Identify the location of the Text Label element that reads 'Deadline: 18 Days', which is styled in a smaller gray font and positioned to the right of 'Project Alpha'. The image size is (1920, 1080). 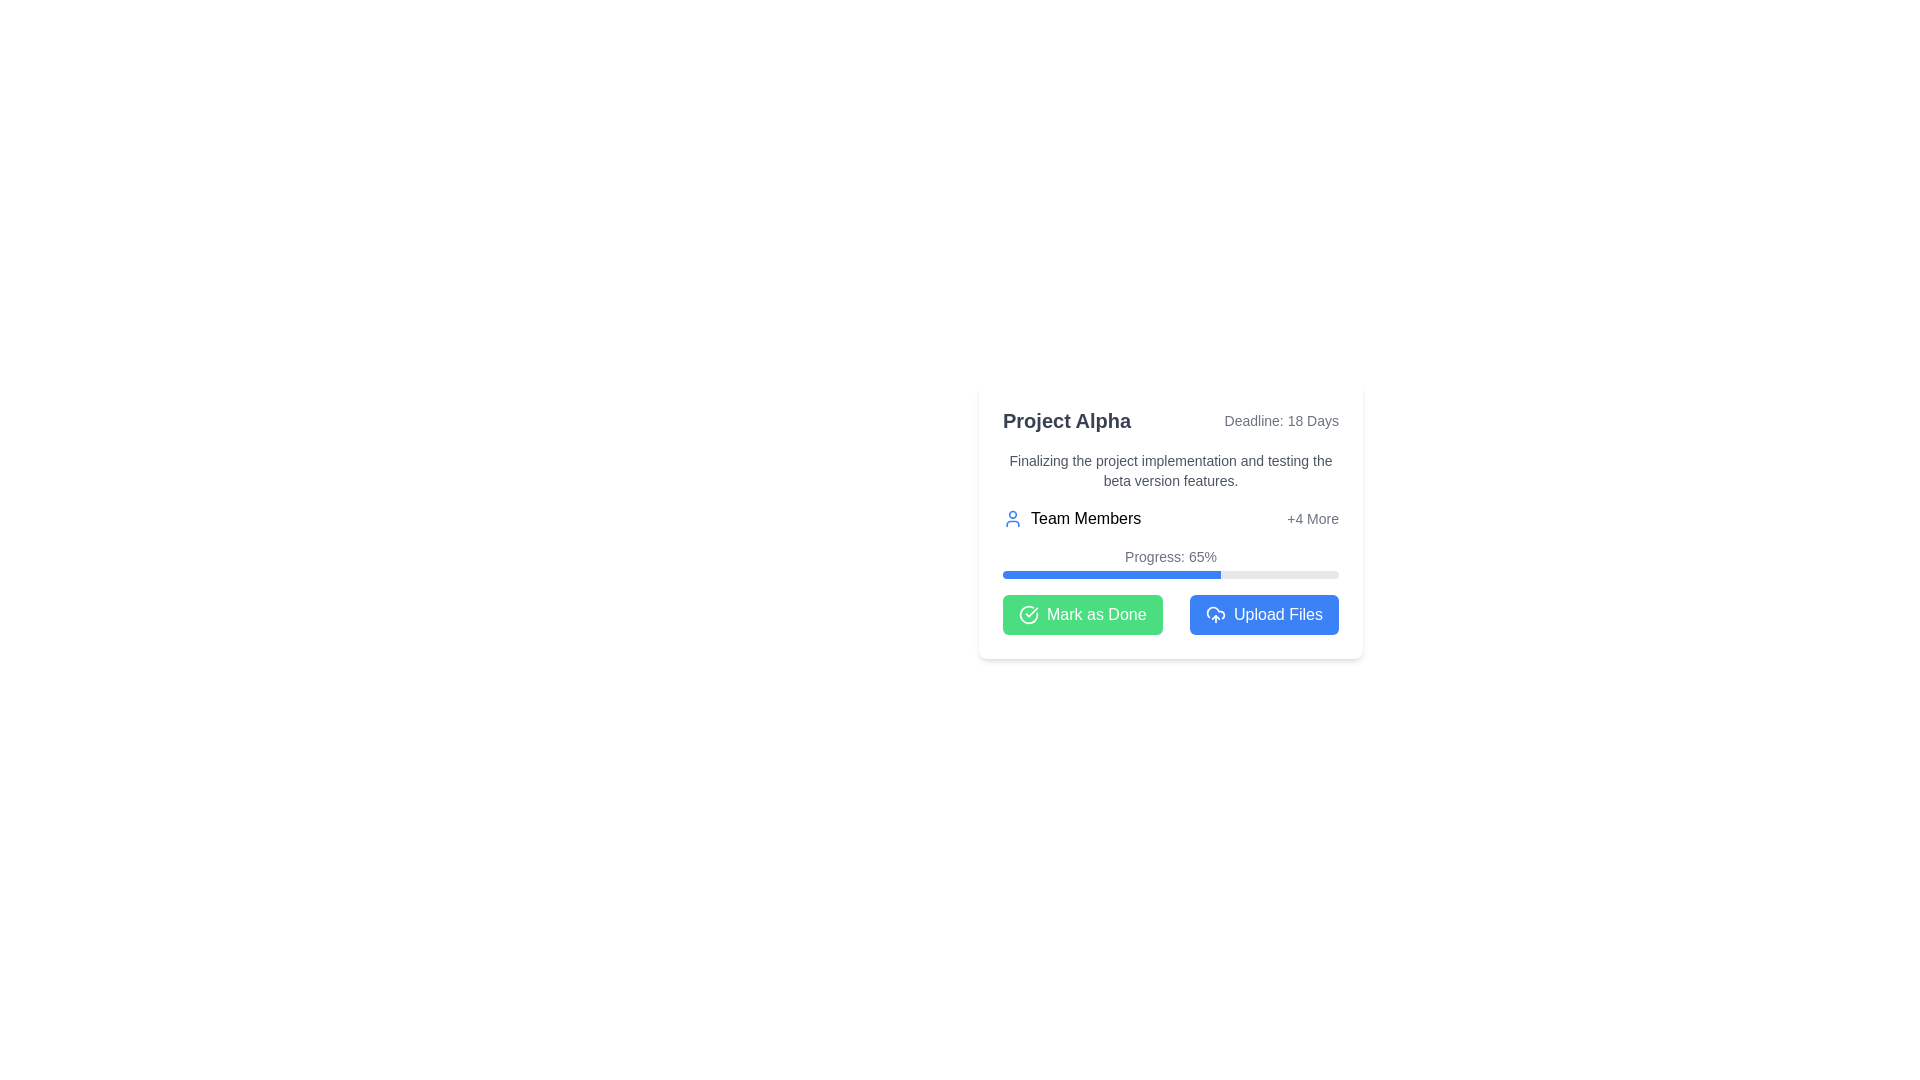
(1281, 419).